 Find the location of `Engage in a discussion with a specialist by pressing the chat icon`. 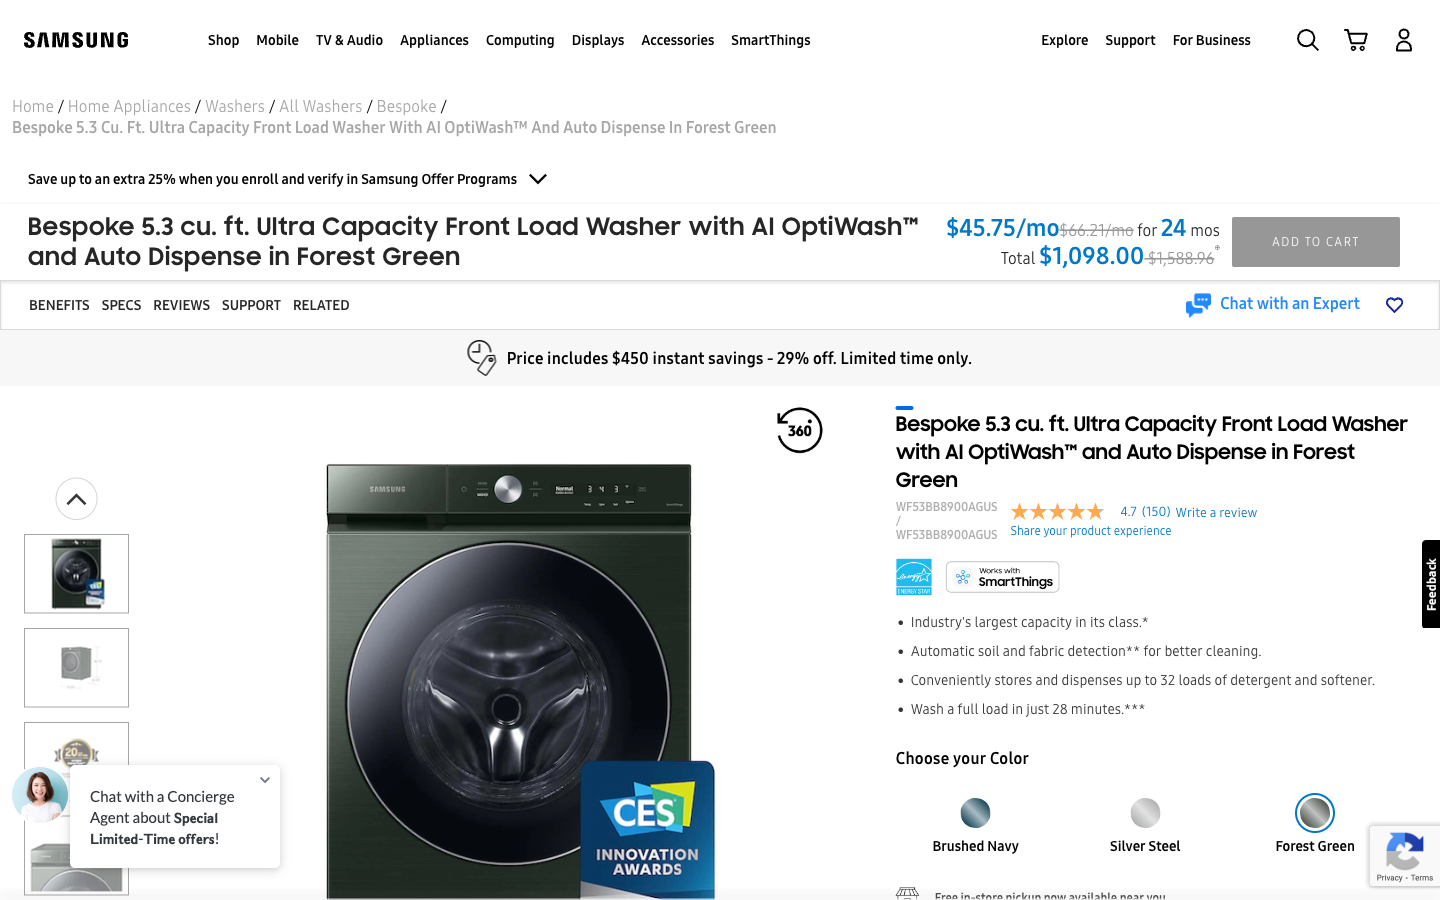

Engage in a discussion with a specialist by pressing the chat icon is located at coordinates (1272, 304).